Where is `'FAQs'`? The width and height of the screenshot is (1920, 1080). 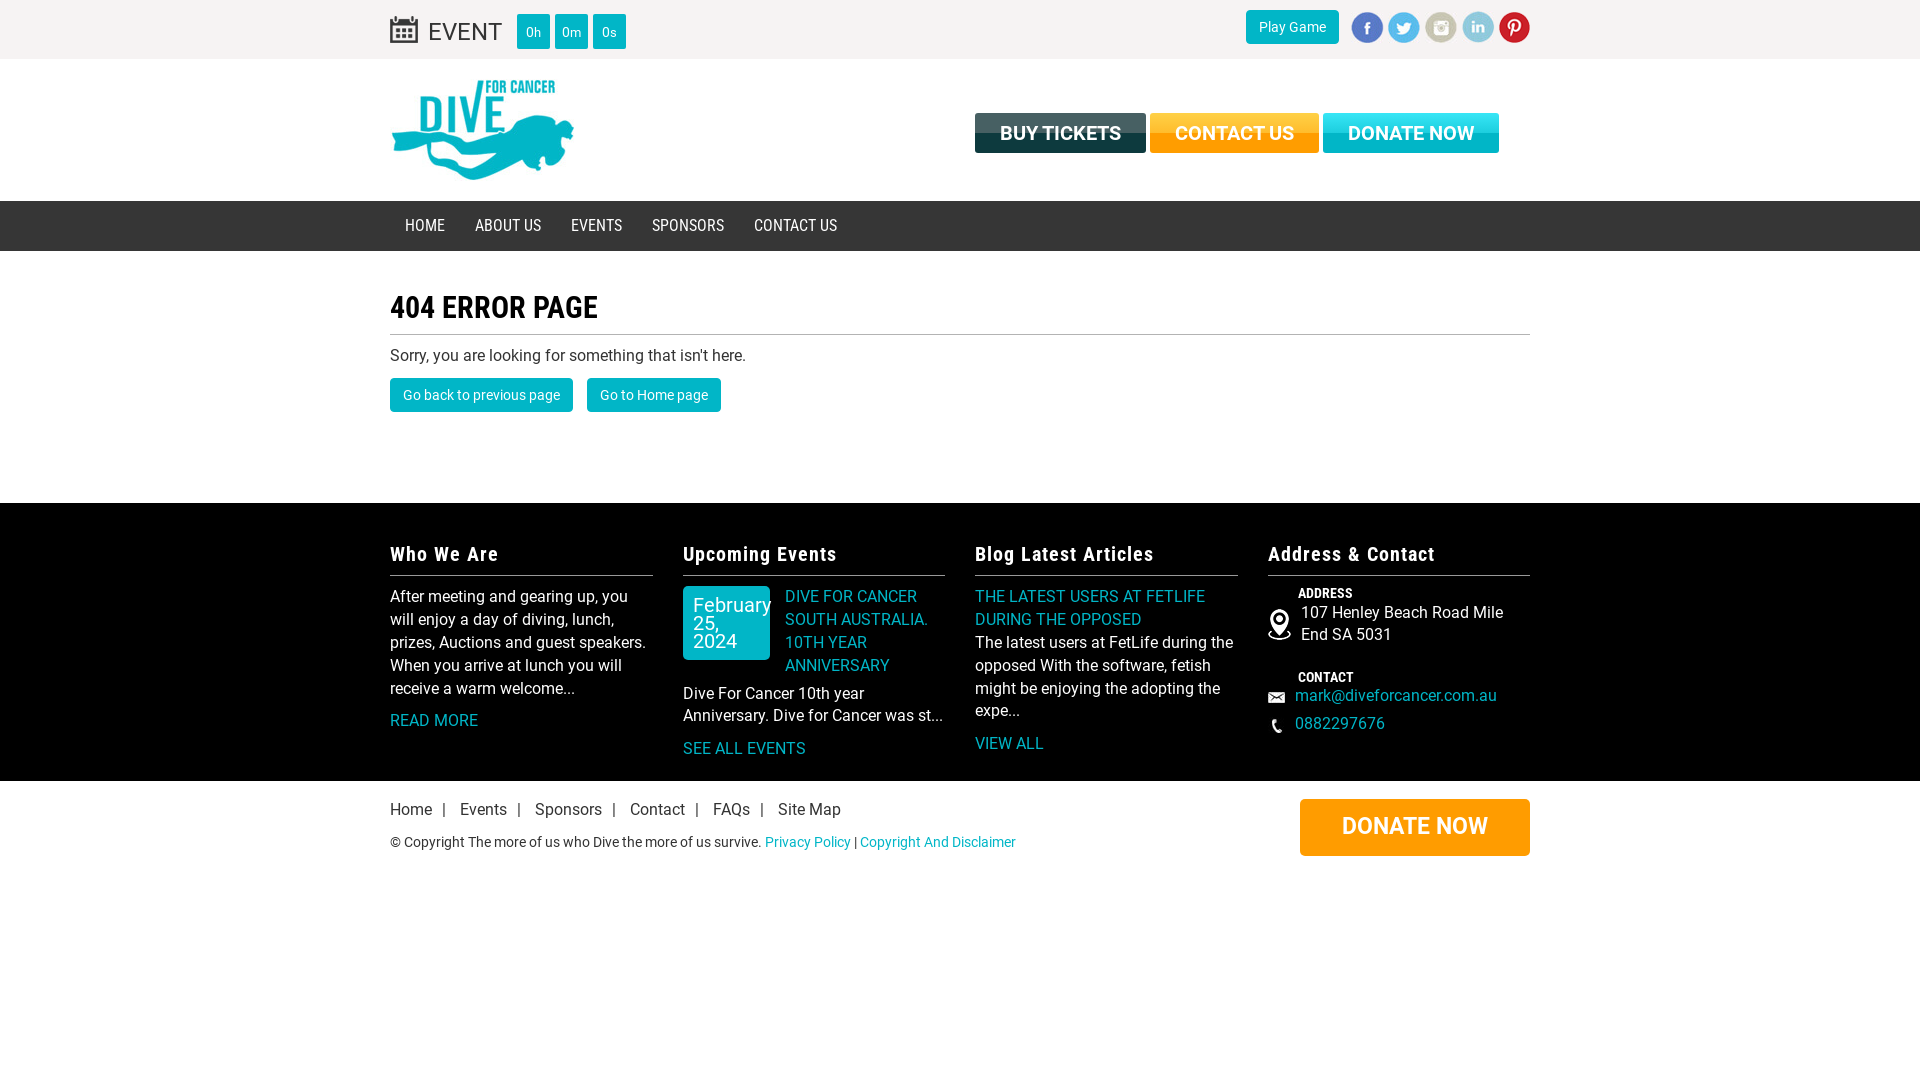
'FAQs' is located at coordinates (730, 810).